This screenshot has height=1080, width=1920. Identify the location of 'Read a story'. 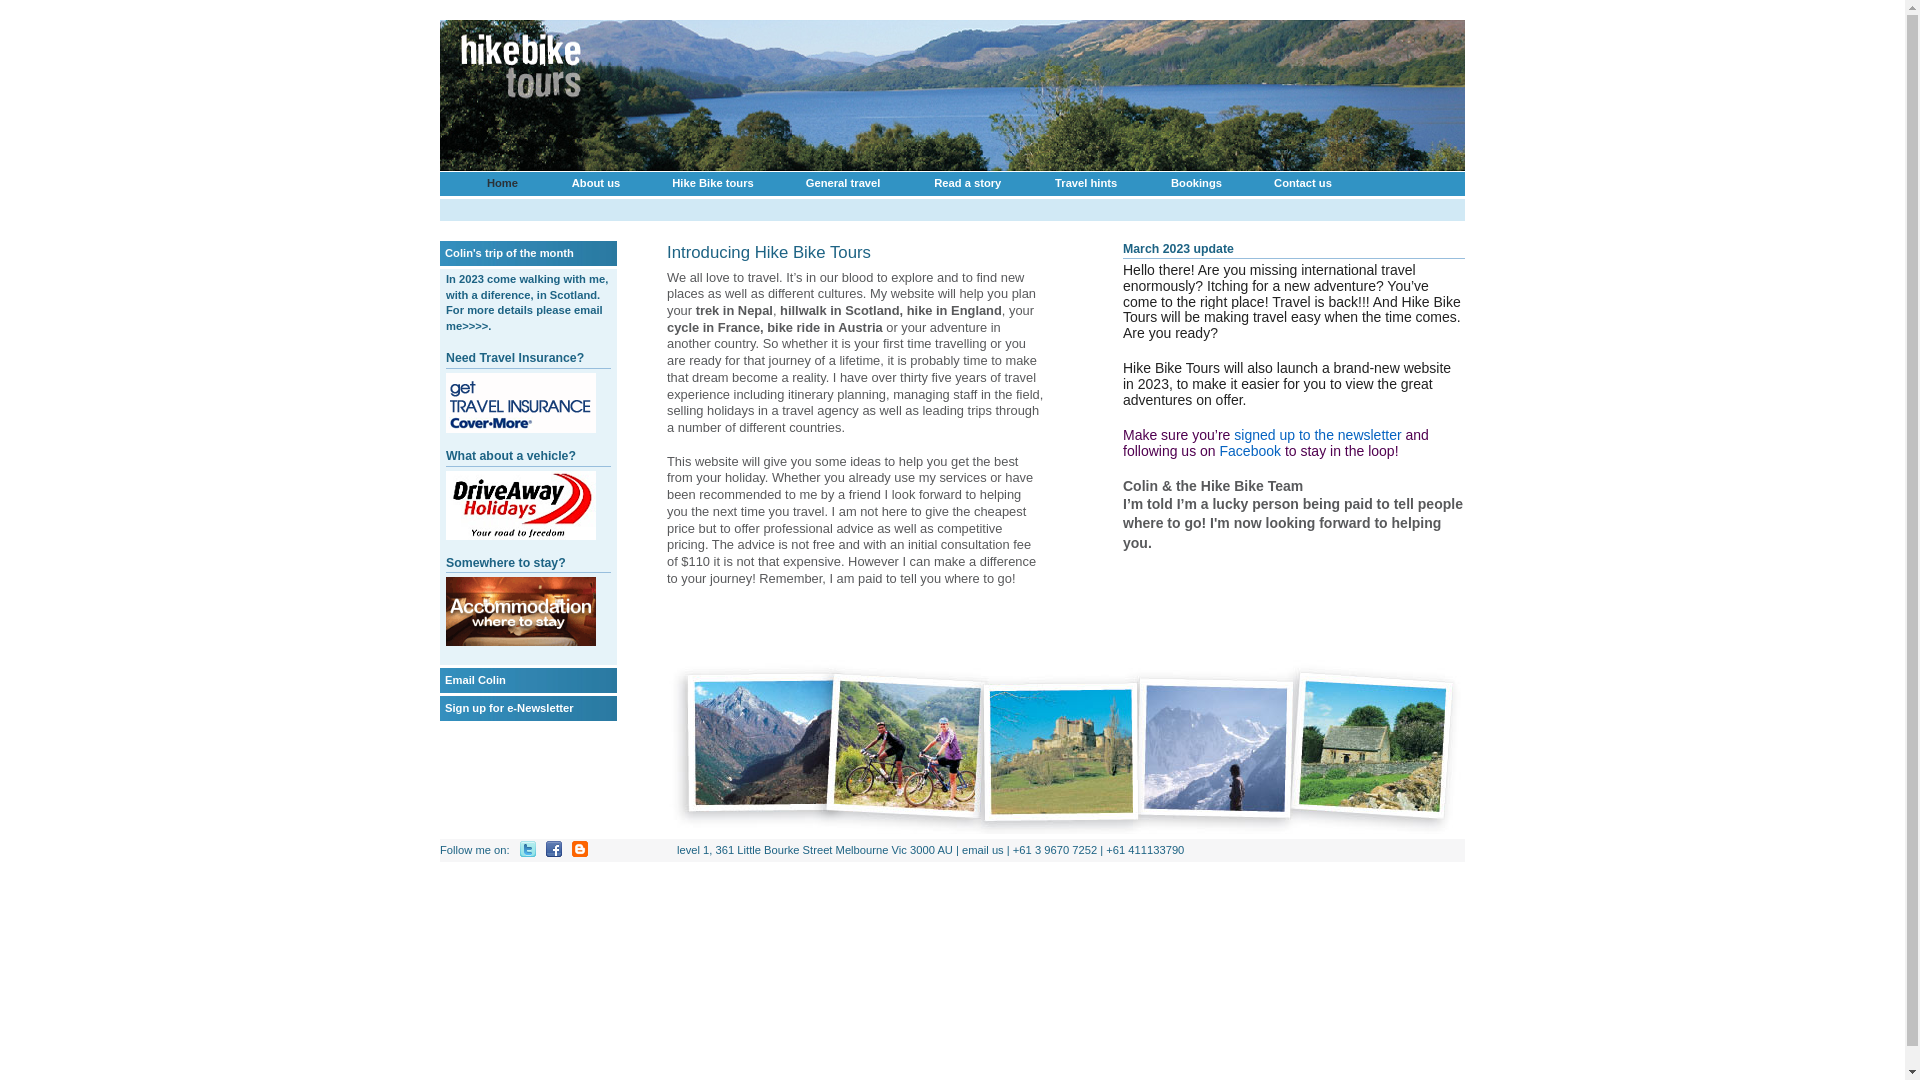
(967, 183).